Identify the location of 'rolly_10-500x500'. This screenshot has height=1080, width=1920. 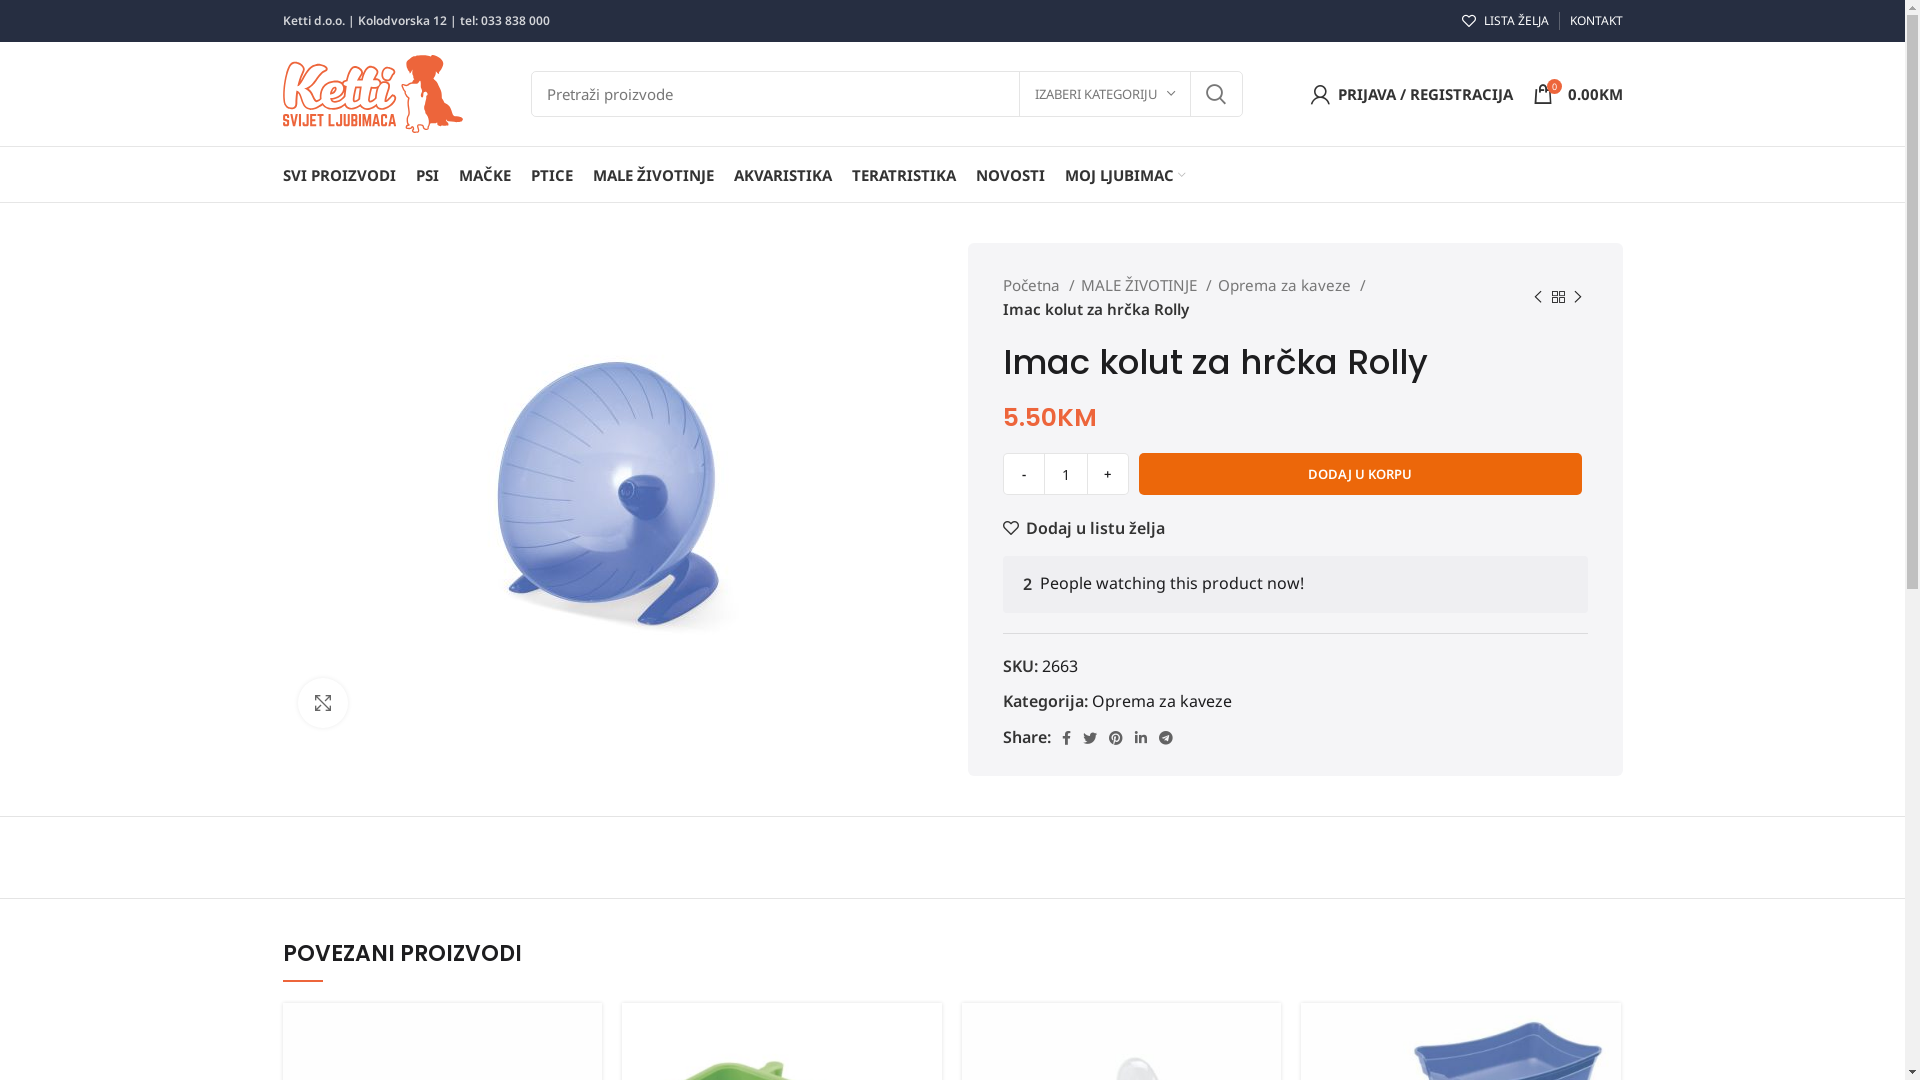
(608, 493).